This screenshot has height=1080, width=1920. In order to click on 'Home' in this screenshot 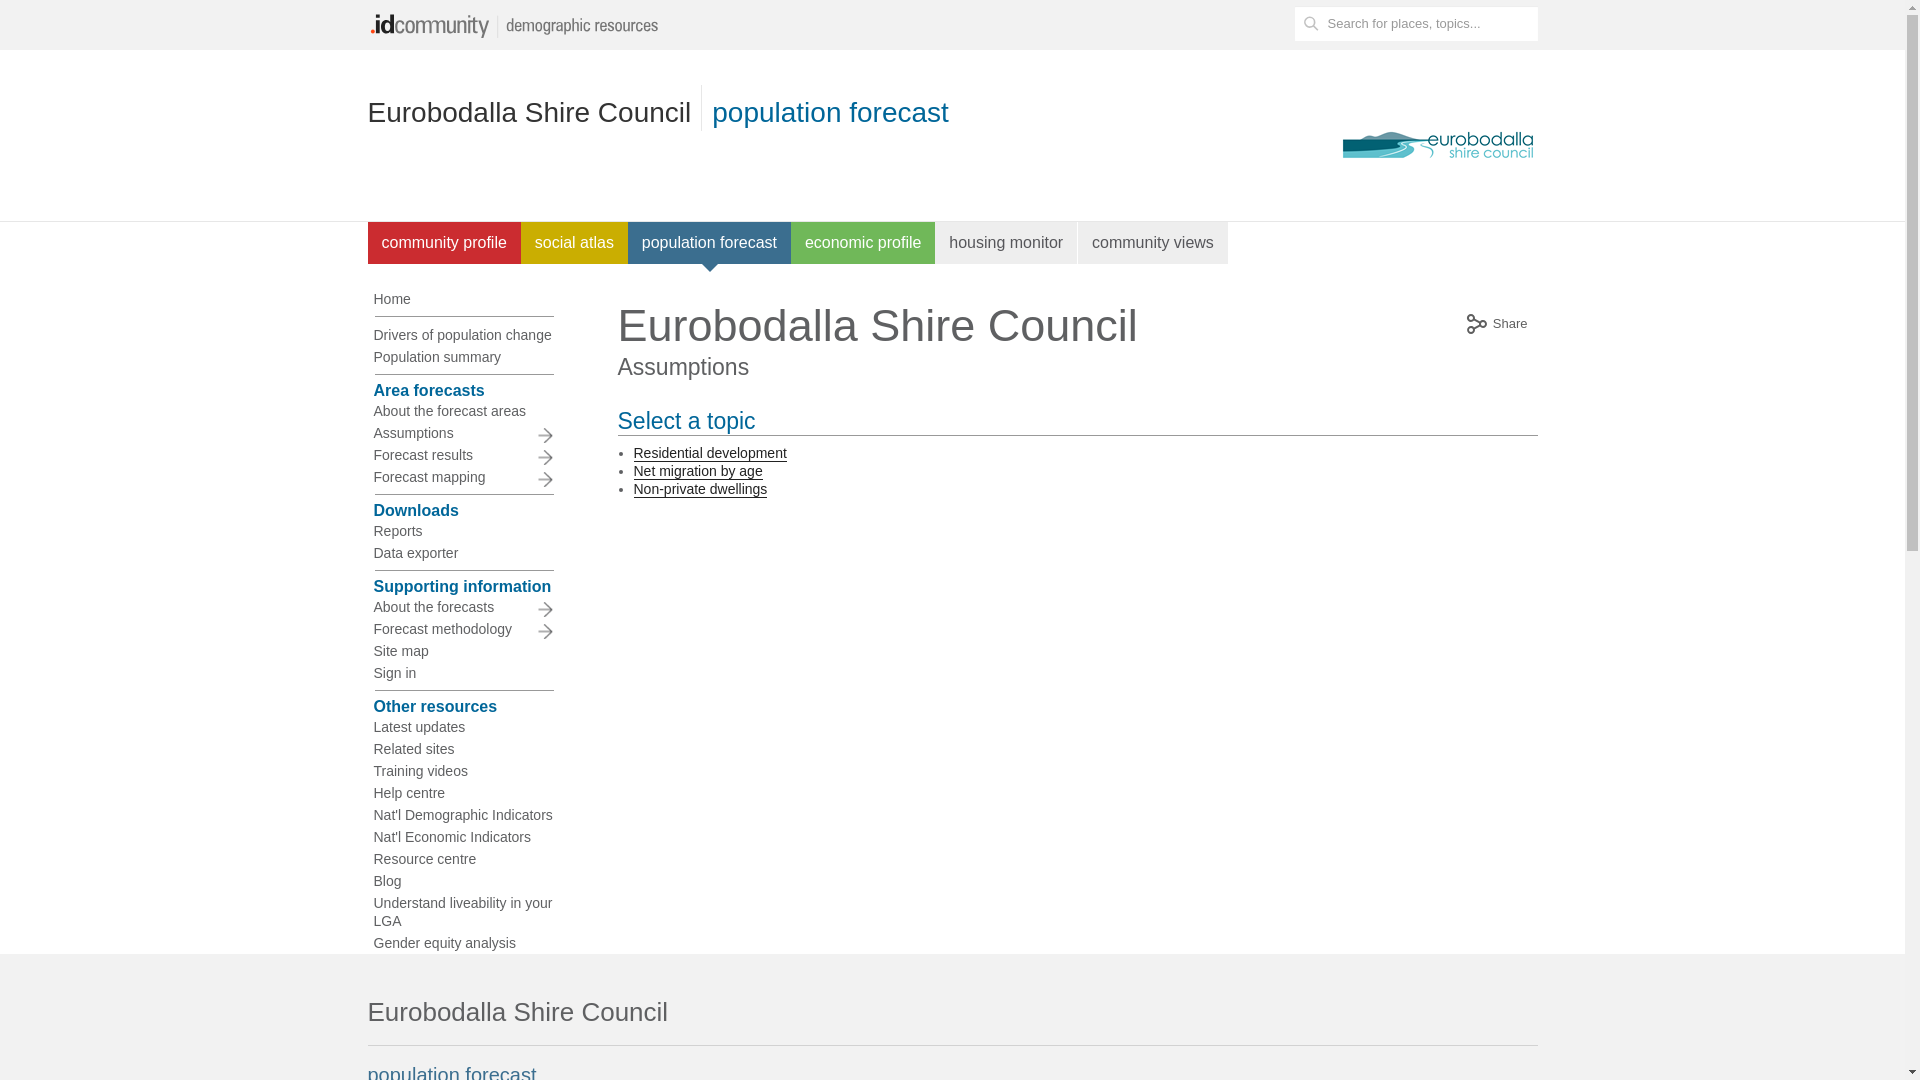, I will do `click(461, 299)`.